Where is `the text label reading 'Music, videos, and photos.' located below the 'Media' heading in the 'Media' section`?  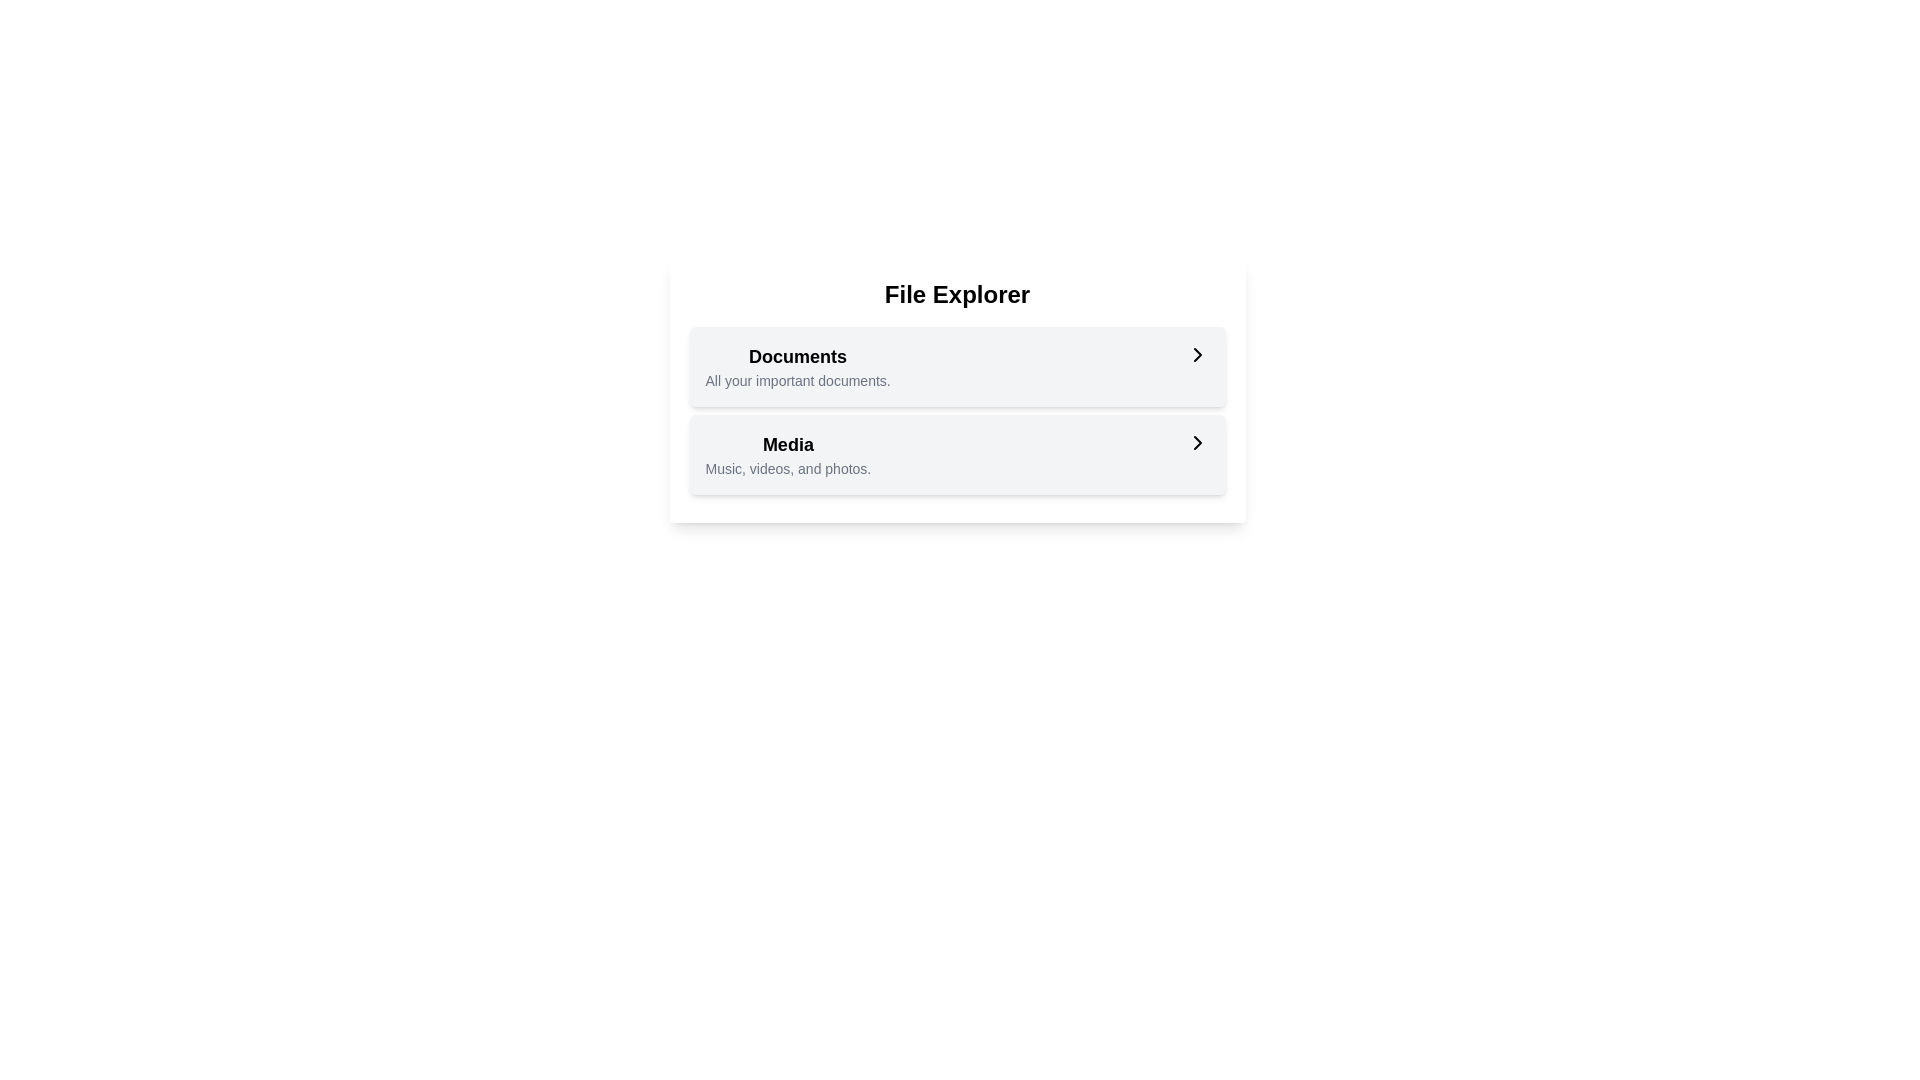
the text label reading 'Music, videos, and photos.' located below the 'Media' heading in the 'Media' section is located at coordinates (787, 469).